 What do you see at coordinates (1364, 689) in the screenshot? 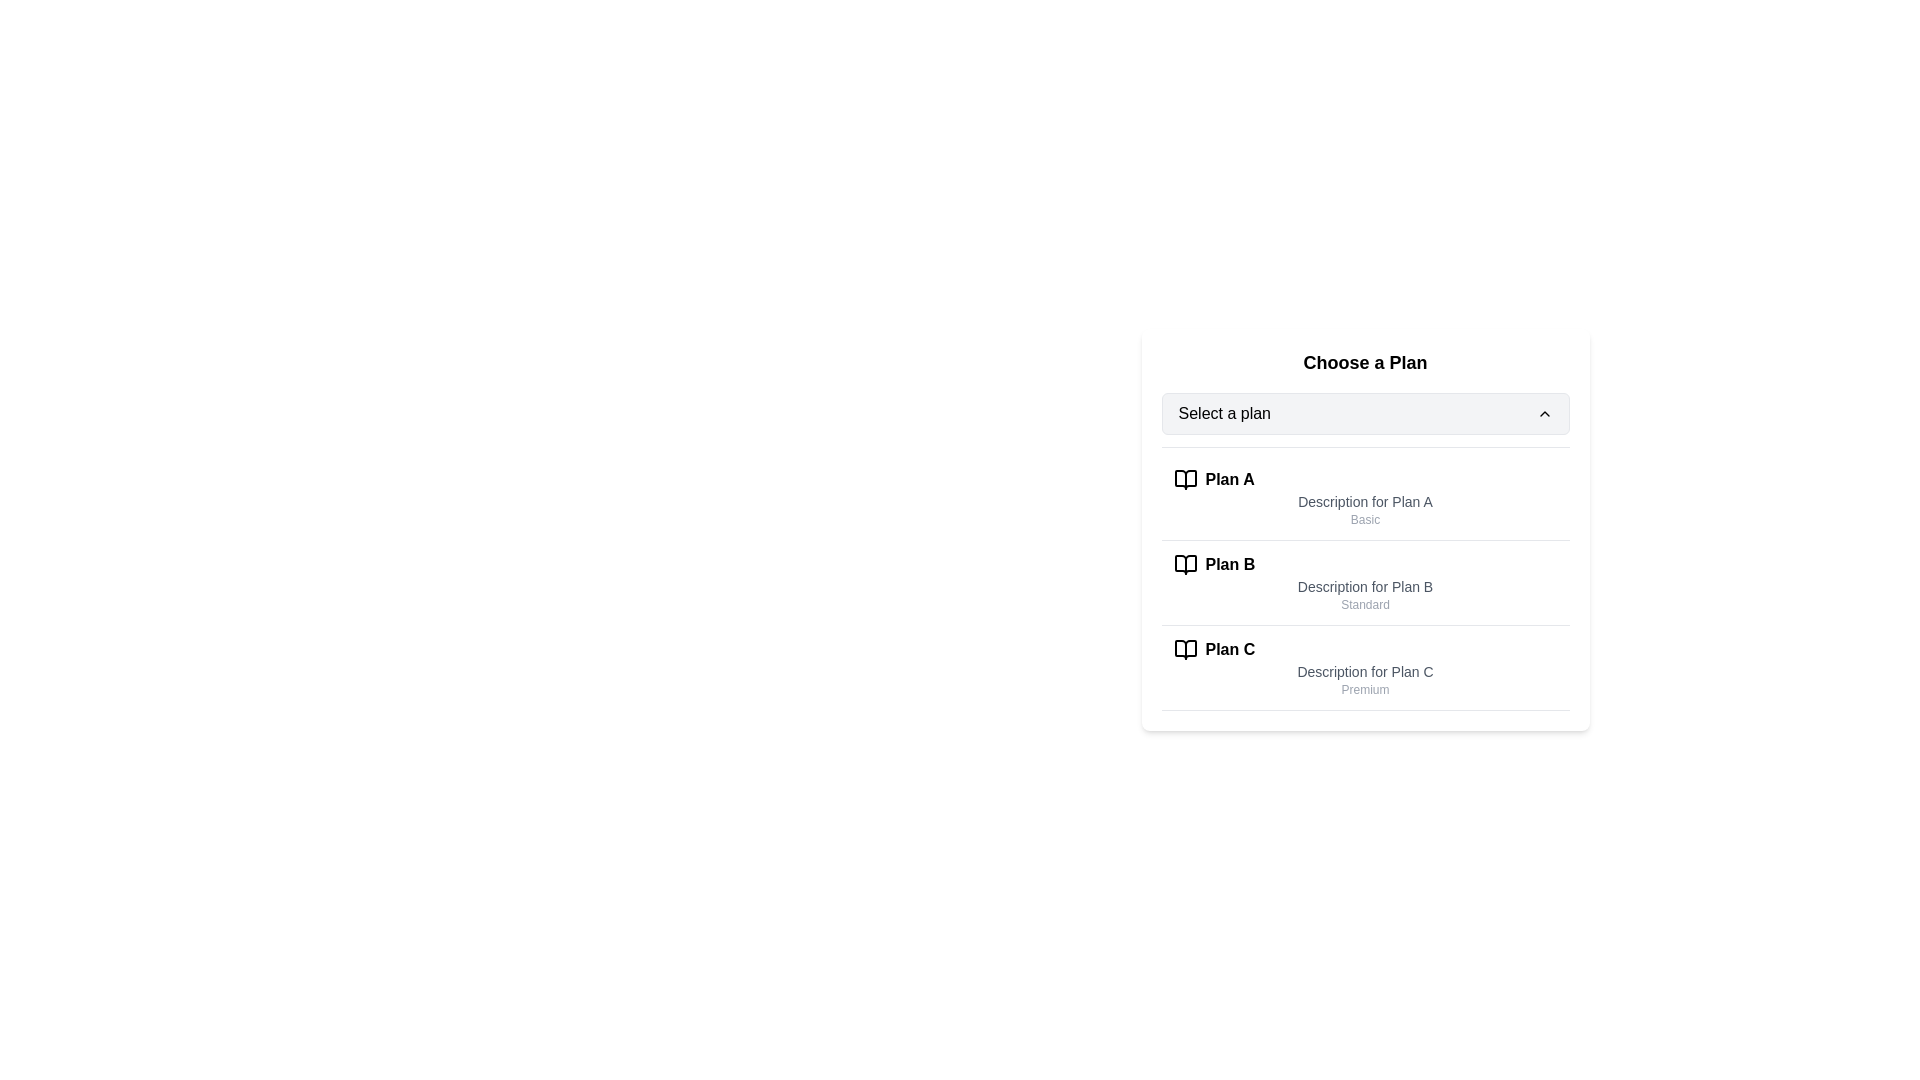
I see `'Premium' text label located under the 'Description for Plan C' in the Plan C section of the plan selection UI` at bounding box center [1364, 689].